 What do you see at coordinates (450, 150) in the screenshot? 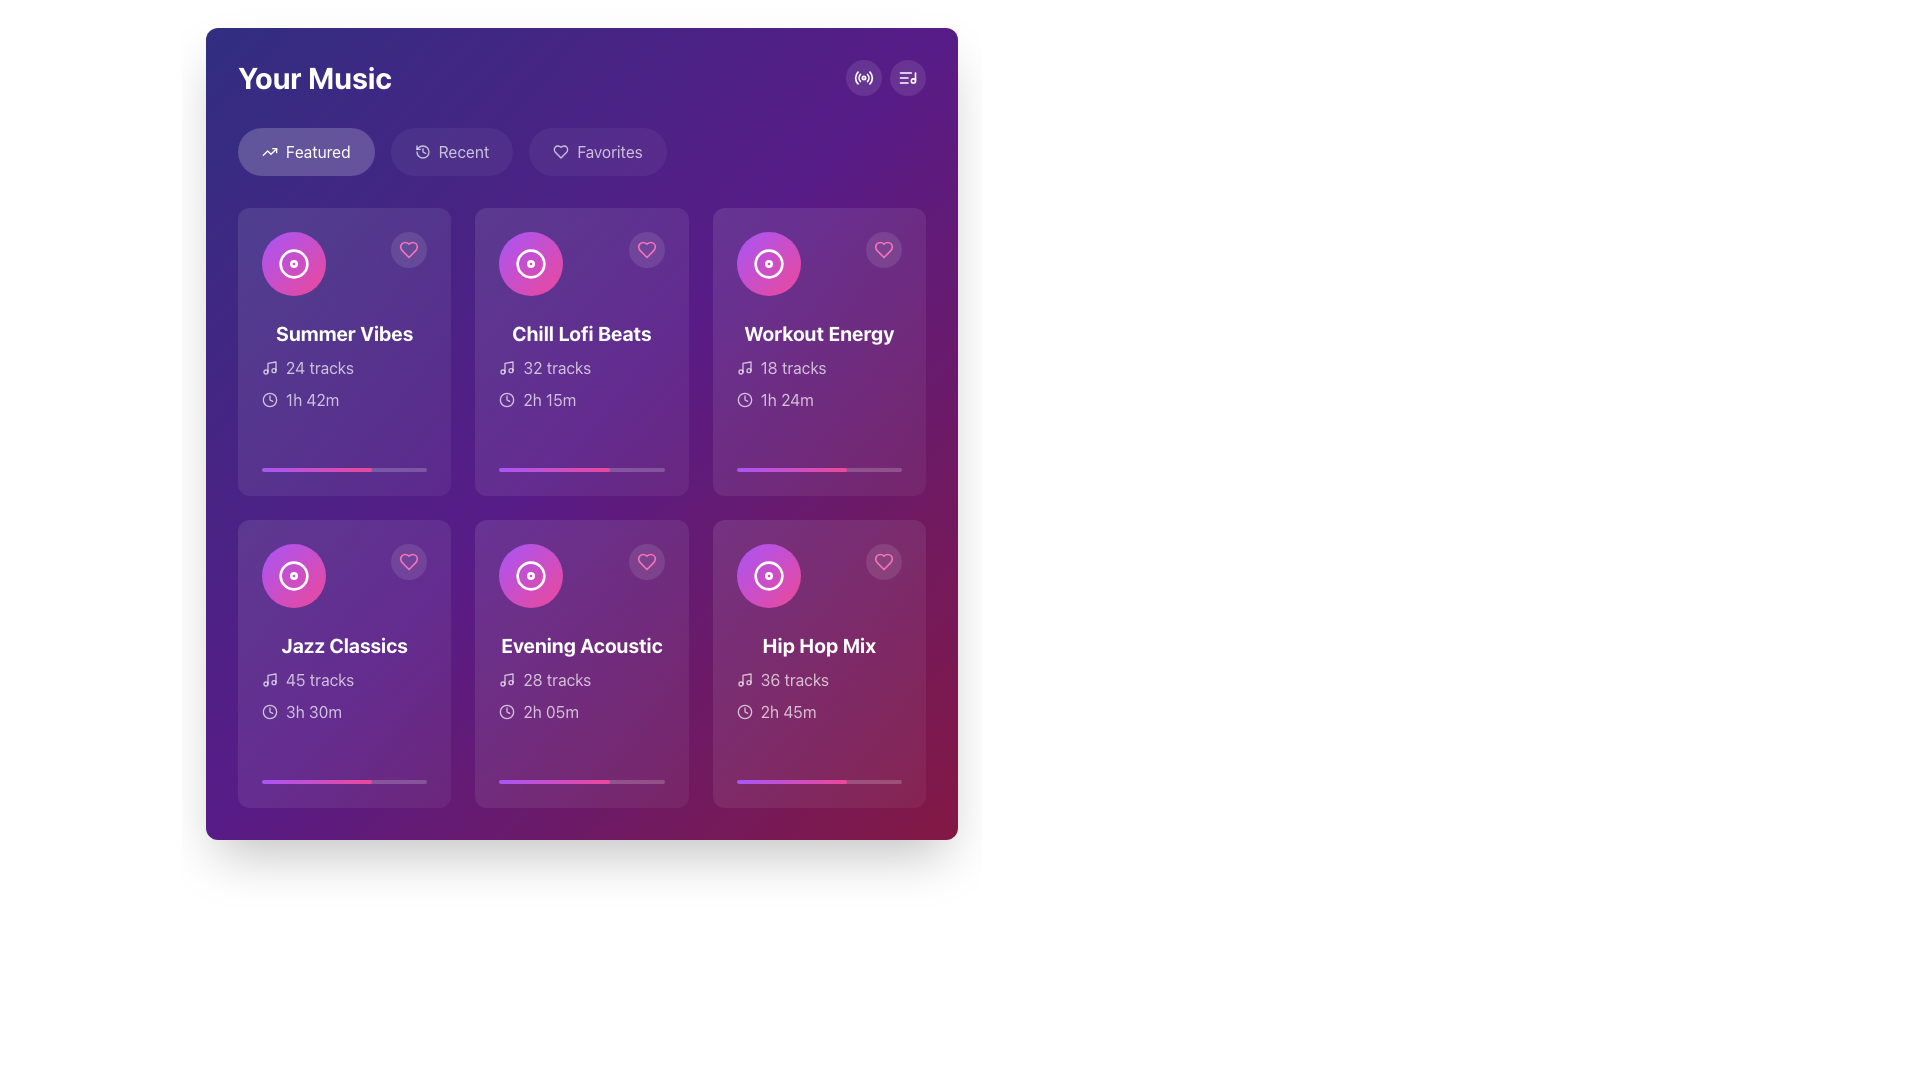
I see `the 'Recent' button in the horizontal navigation menu to trigger its hover state` at bounding box center [450, 150].